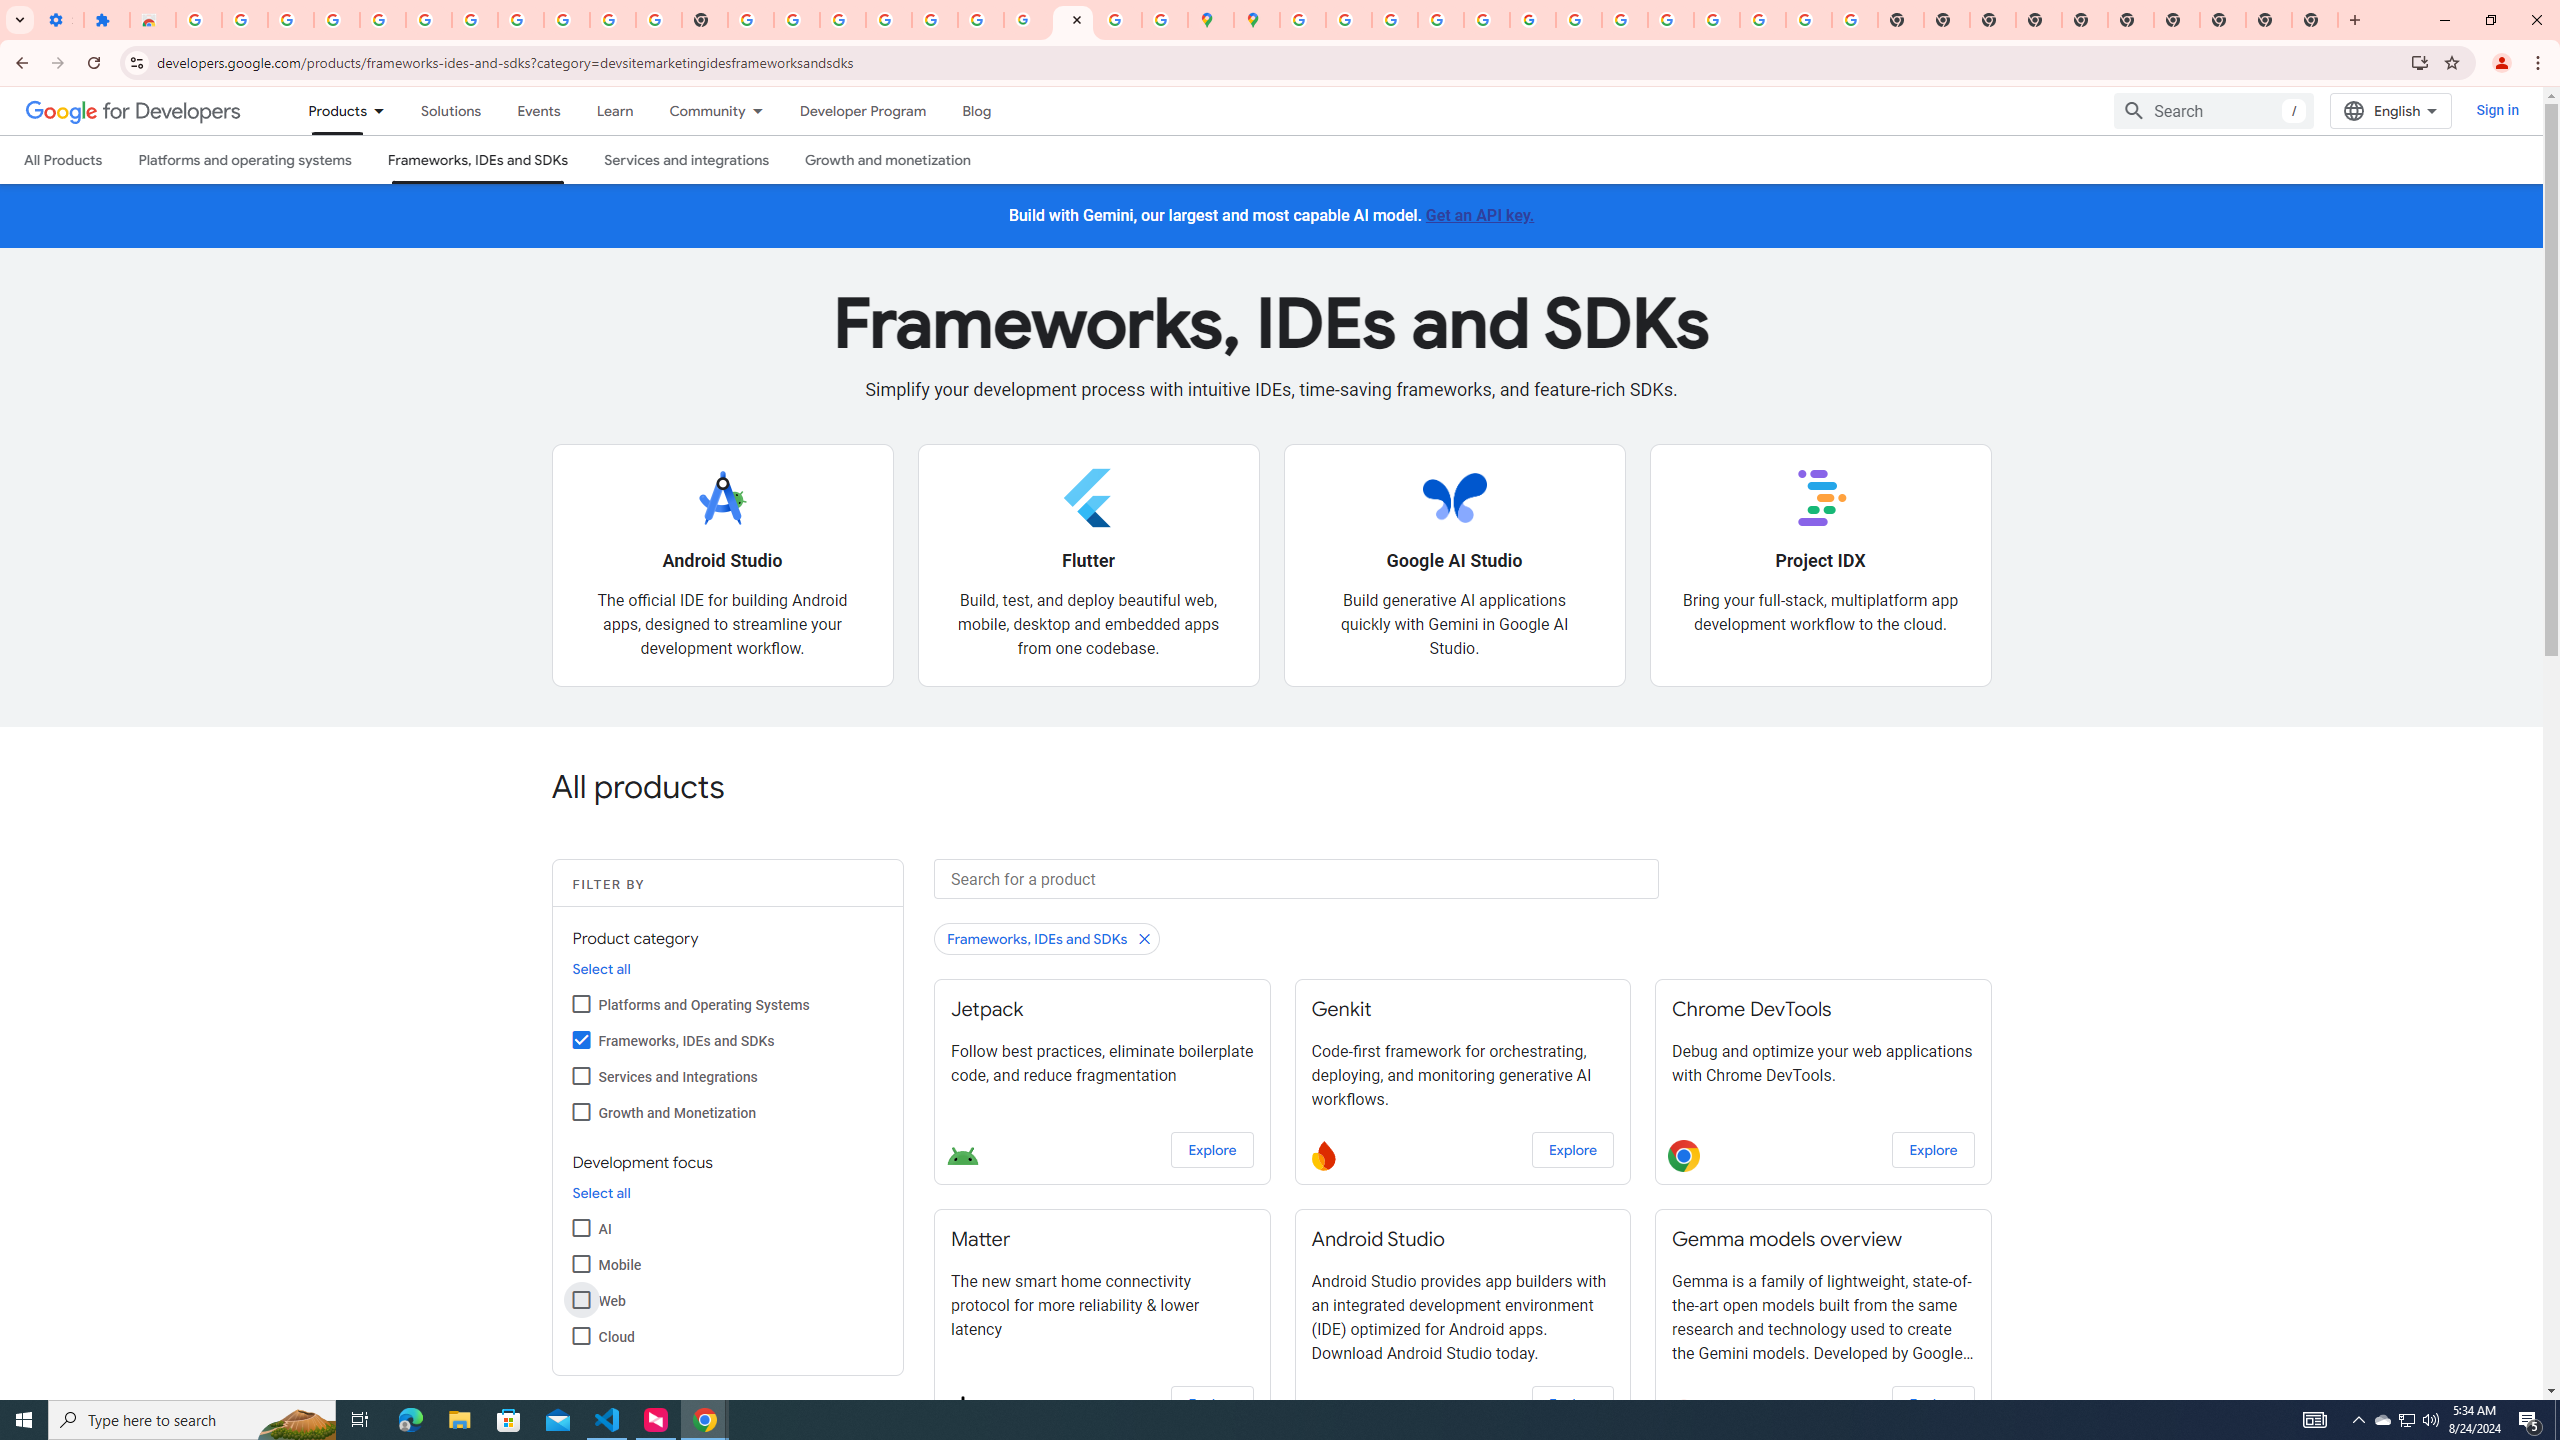 The width and height of the screenshot is (2560, 1440). Describe the element at coordinates (580, 1263) in the screenshot. I see `'Mobile'` at that location.